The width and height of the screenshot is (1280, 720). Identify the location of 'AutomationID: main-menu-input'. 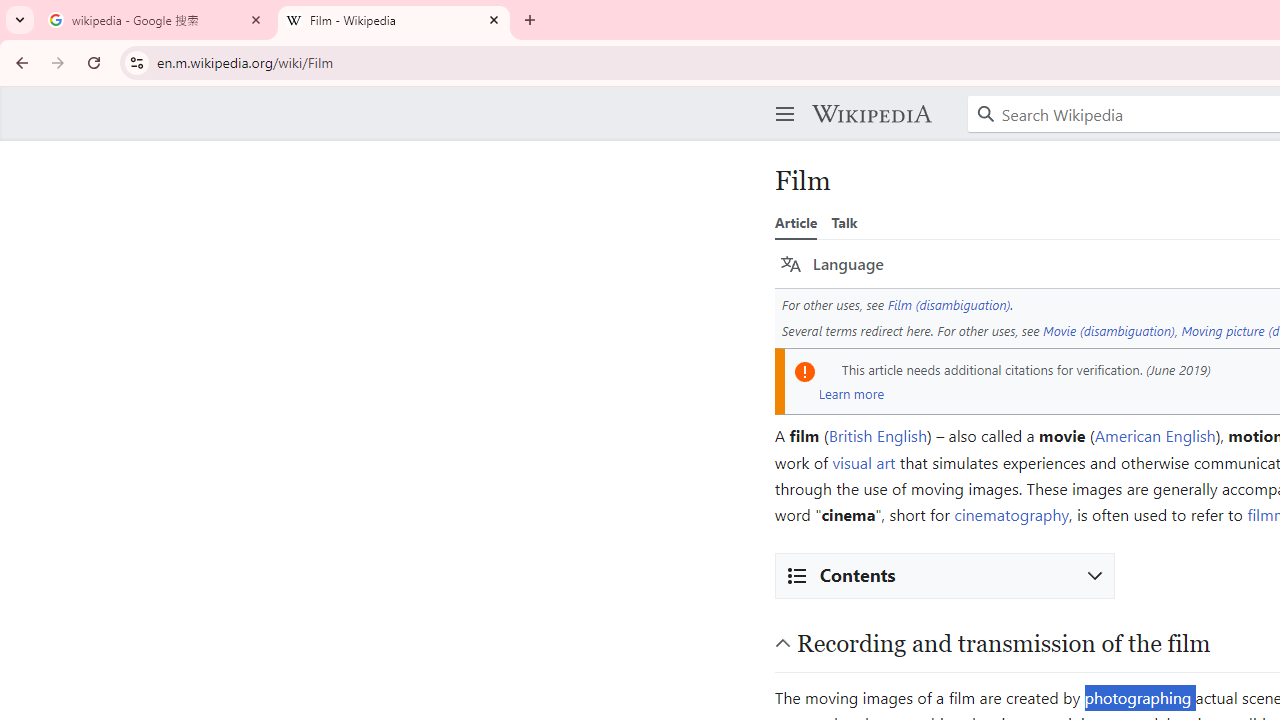
(780, 98).